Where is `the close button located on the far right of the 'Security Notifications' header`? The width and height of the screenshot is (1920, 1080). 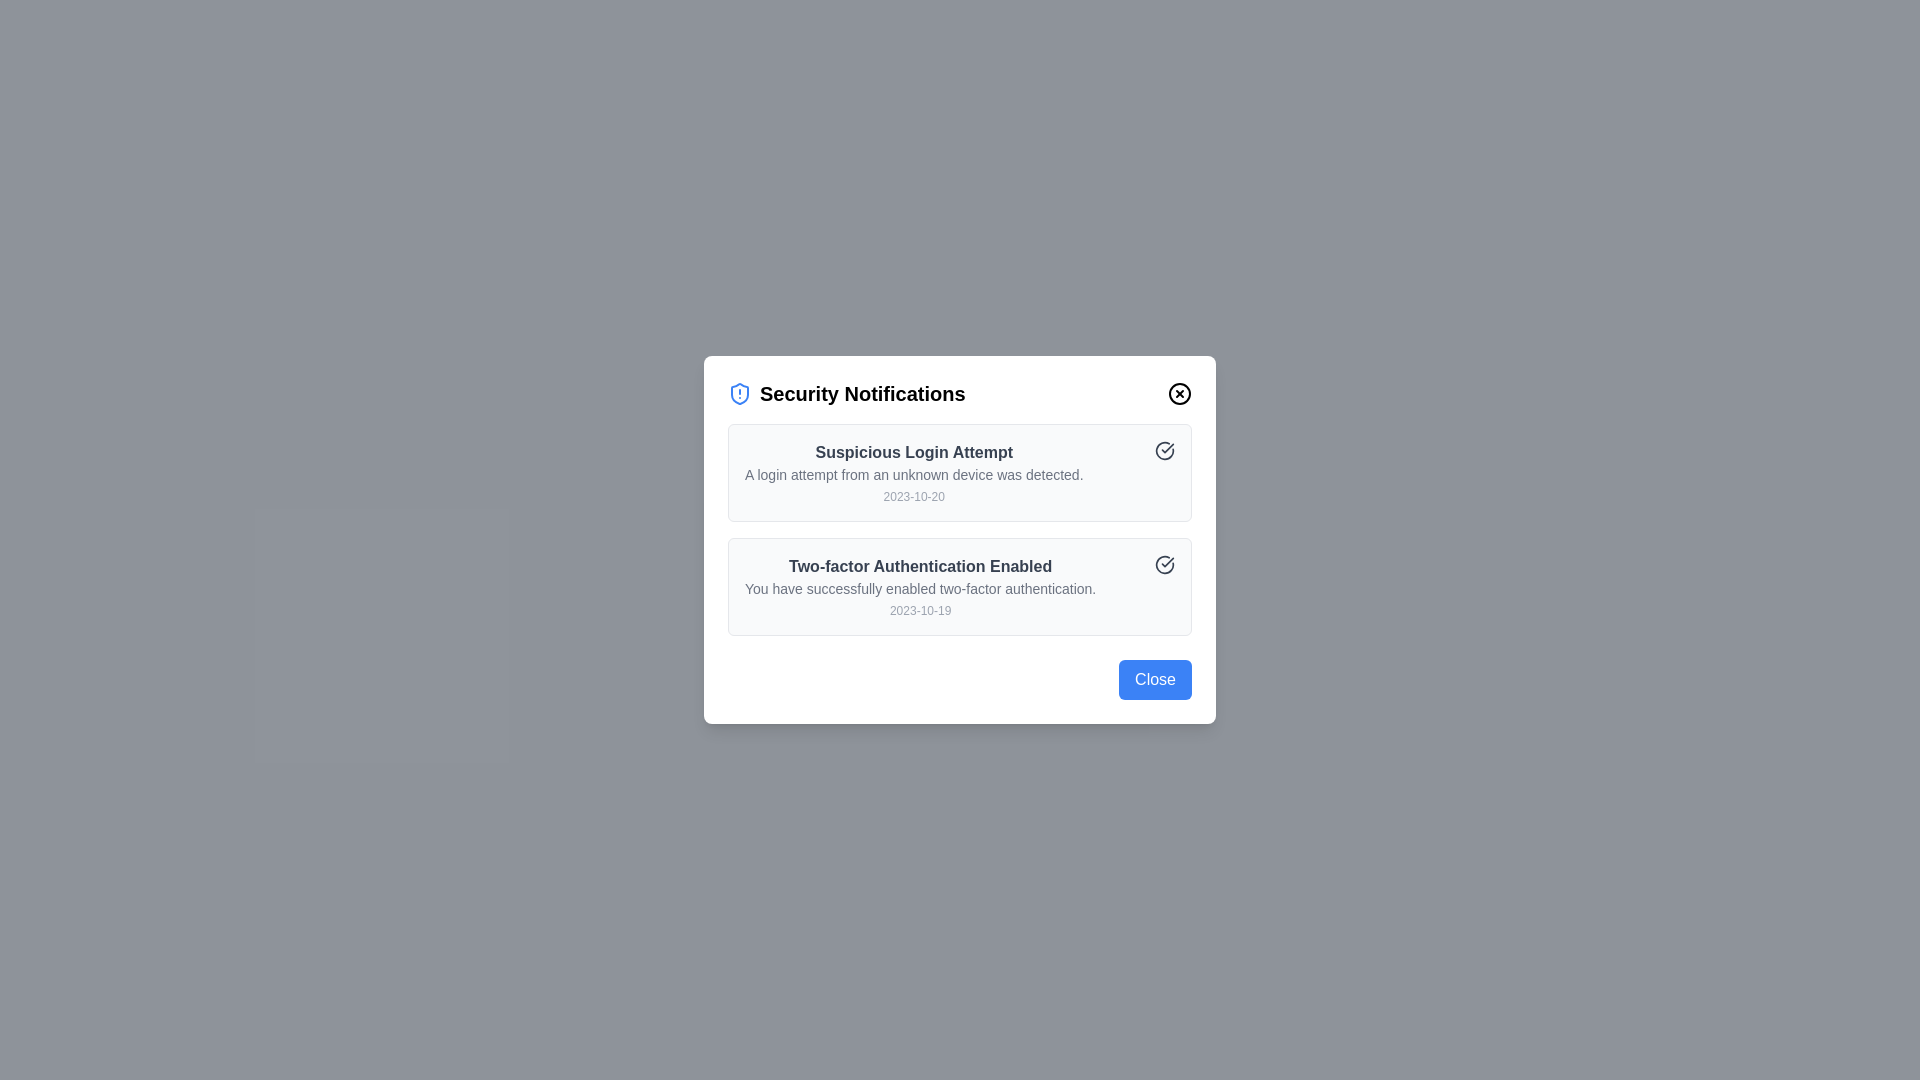
the close button located on the far right of the 'Security Notifications' header is located at coordinates (1180, 393).